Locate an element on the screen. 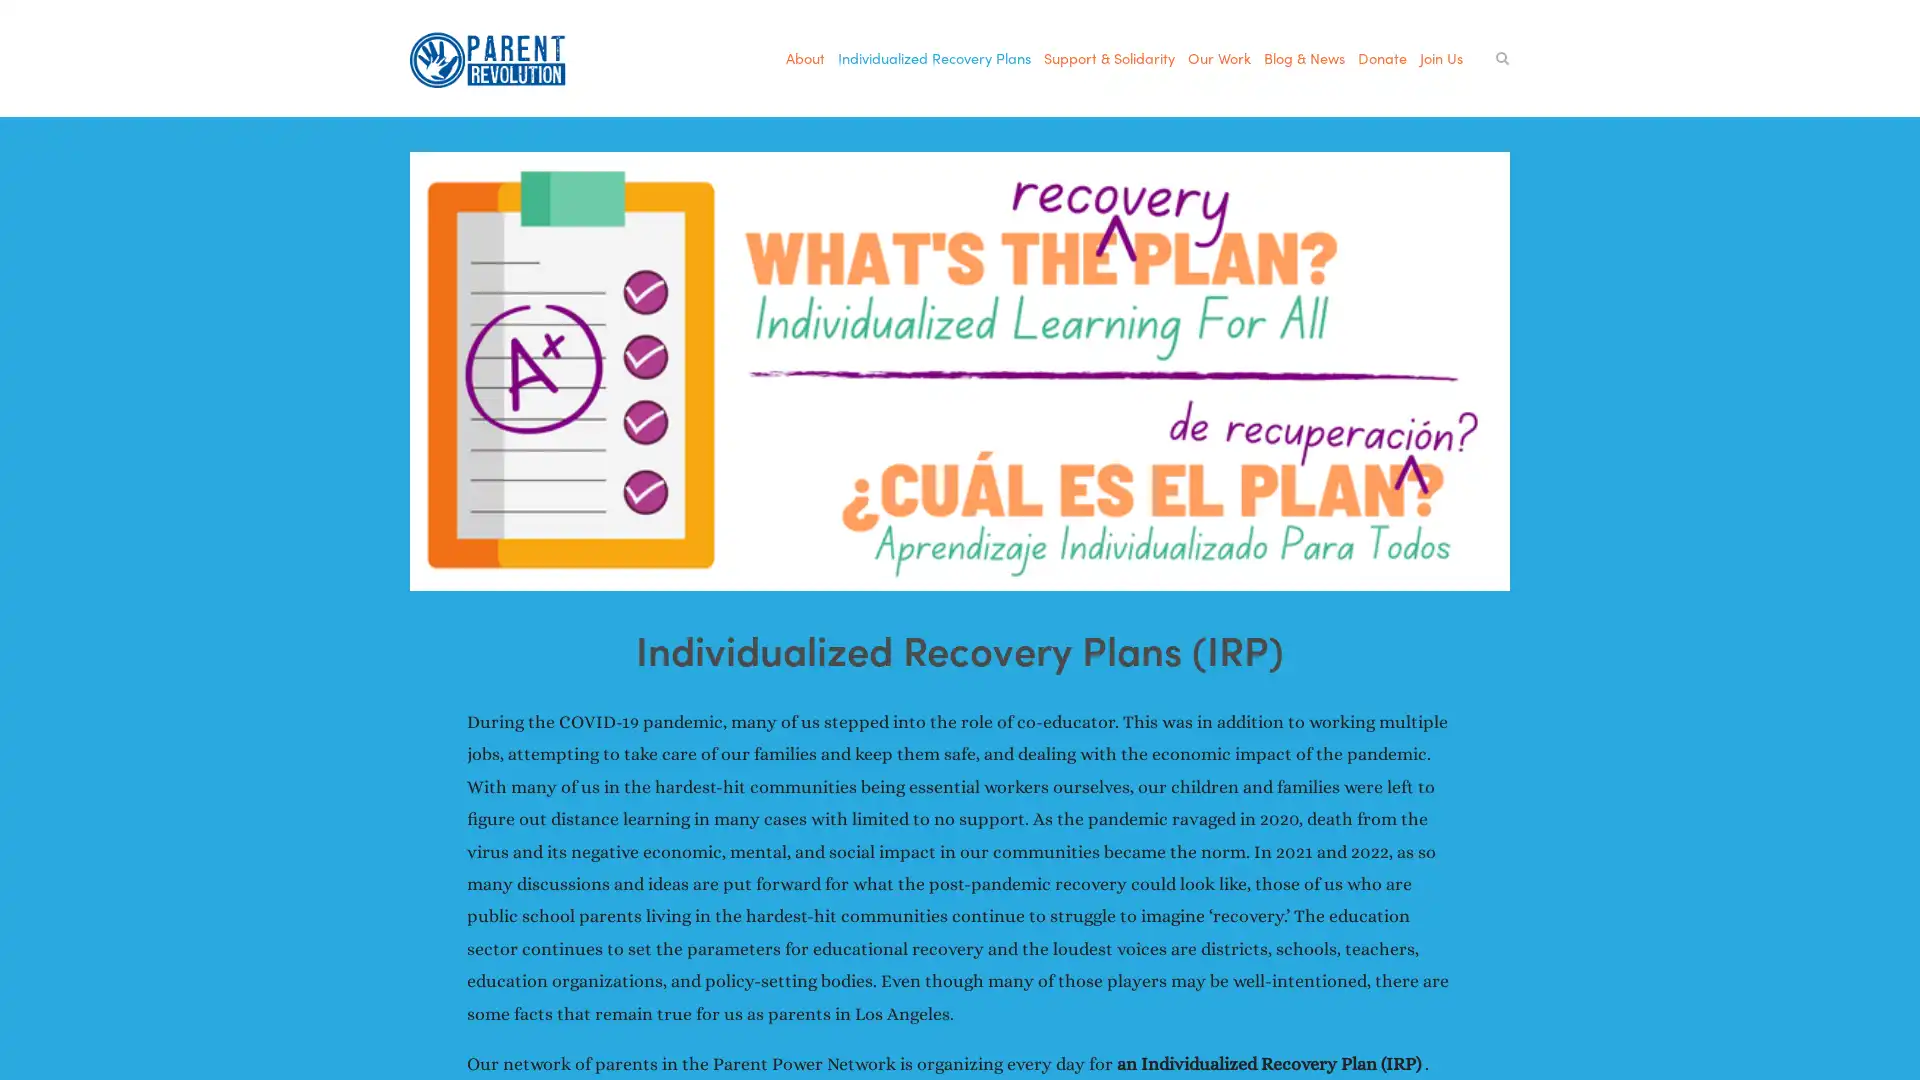 This screenshot has height=1080, width=1920. Close is located at coordinates (1310, 160).